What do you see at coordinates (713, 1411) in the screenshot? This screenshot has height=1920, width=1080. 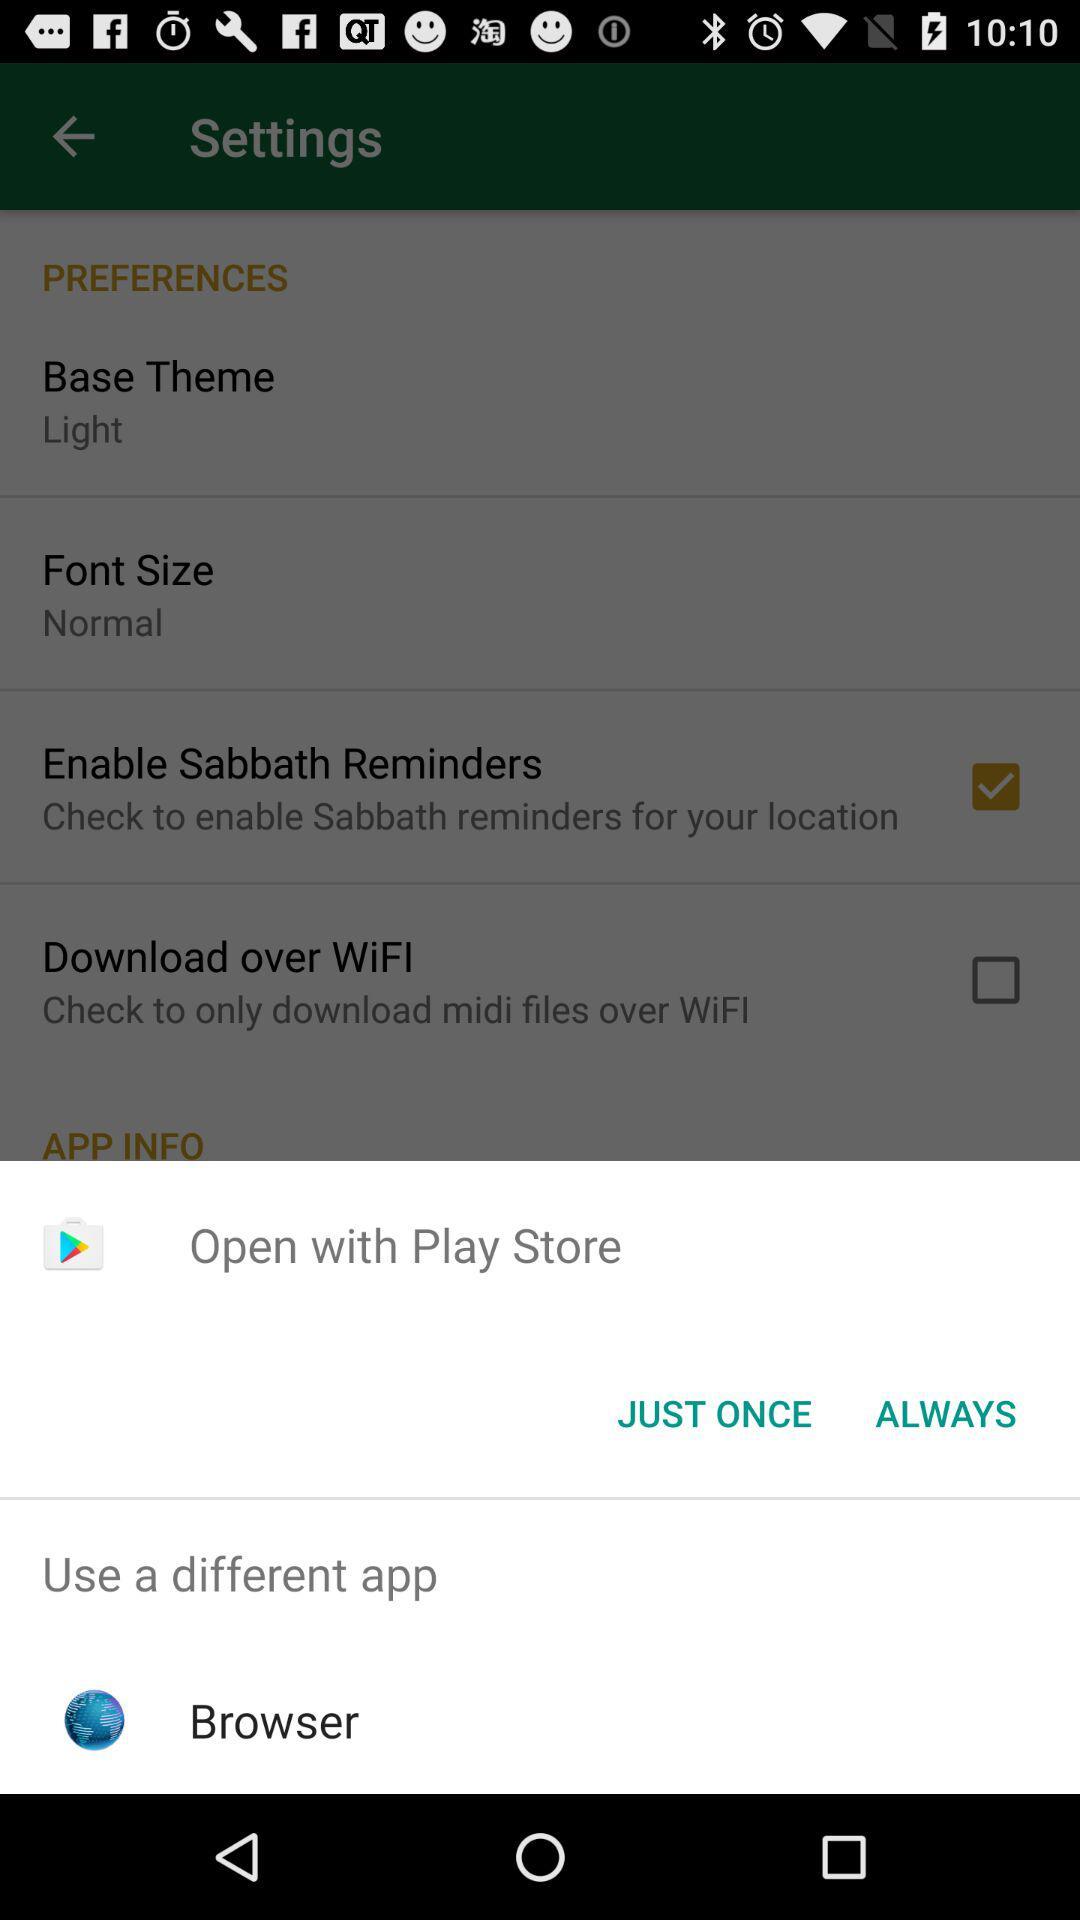 I see `the icon below the open with play item` at bounding box center [713, 1411].